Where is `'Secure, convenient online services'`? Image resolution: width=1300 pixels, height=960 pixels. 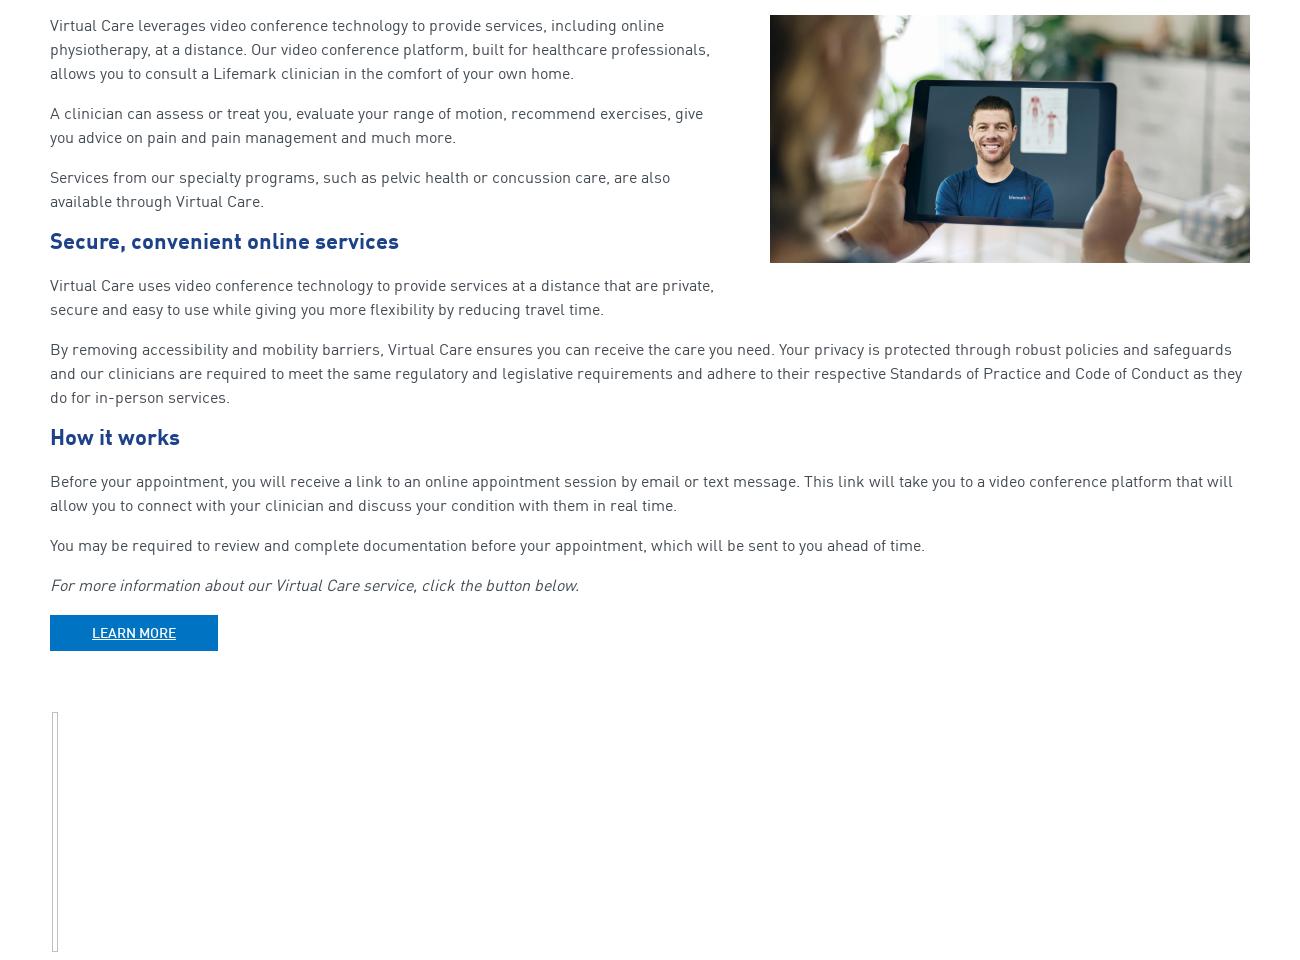
'Secure, convenient online services' is located at coordinates (223, 241).